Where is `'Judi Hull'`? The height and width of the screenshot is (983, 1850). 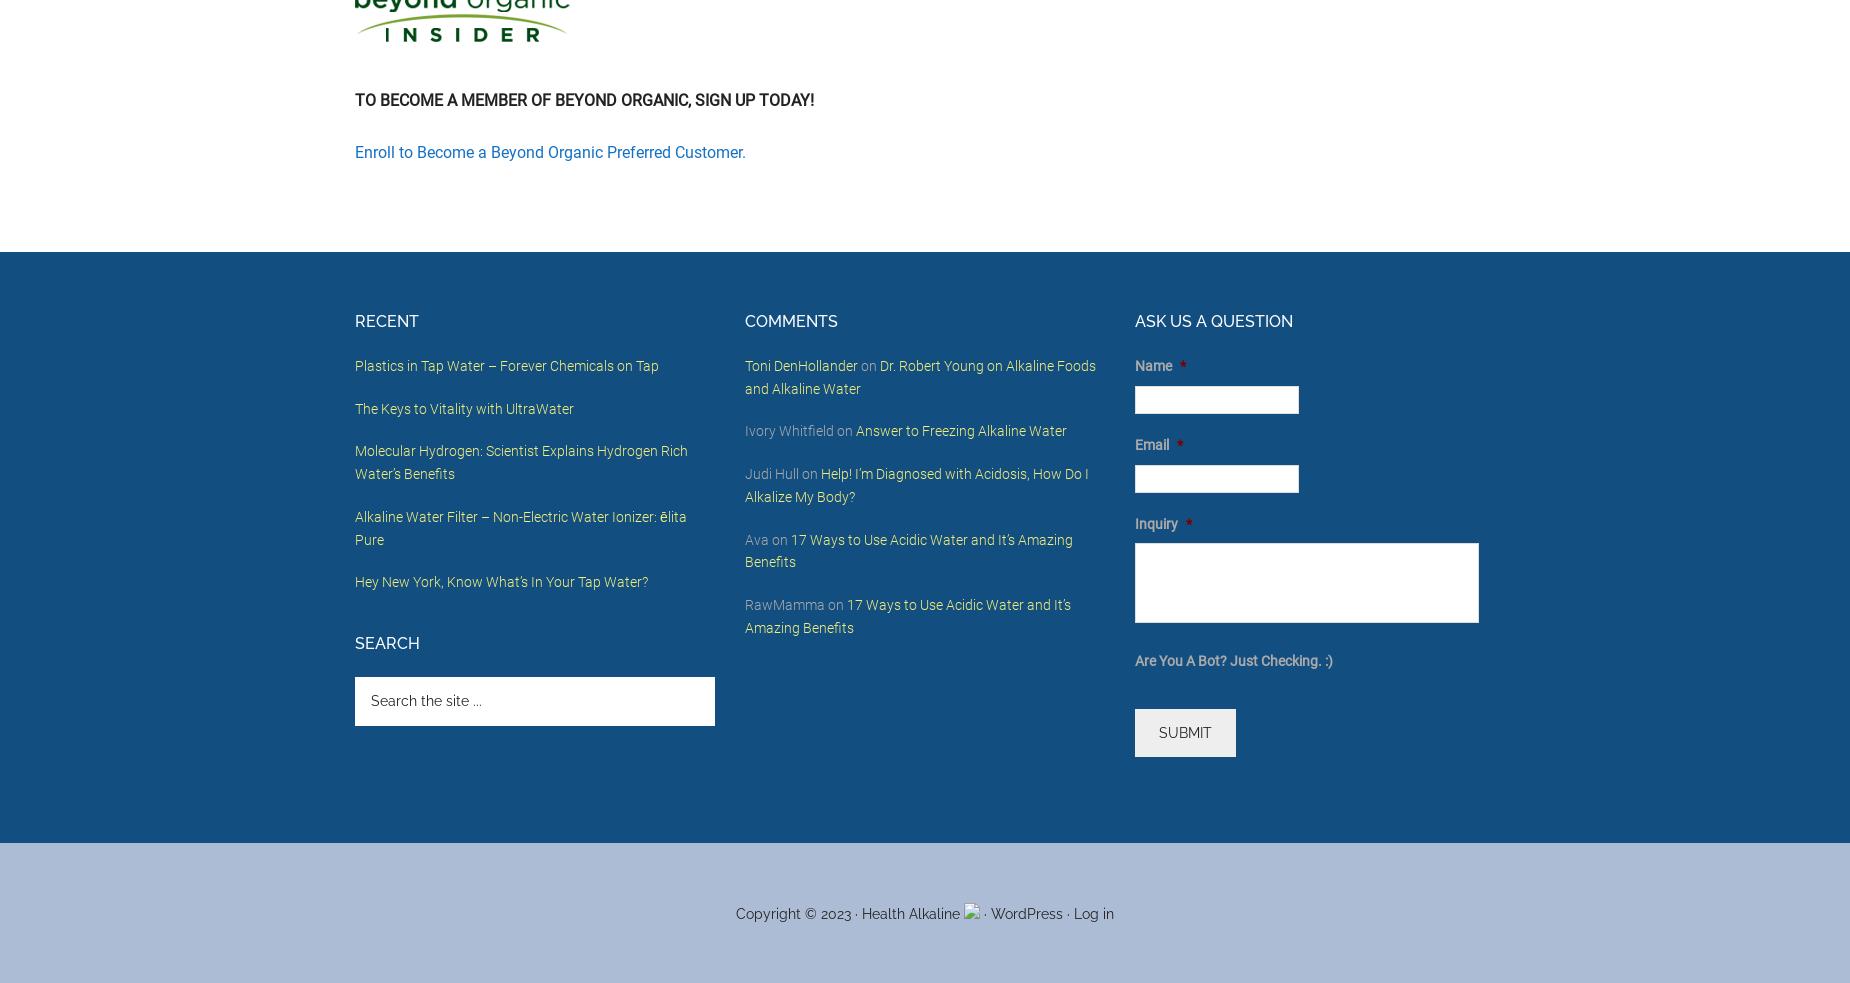
'Judi Hull' is located at coordinates (772, 473).